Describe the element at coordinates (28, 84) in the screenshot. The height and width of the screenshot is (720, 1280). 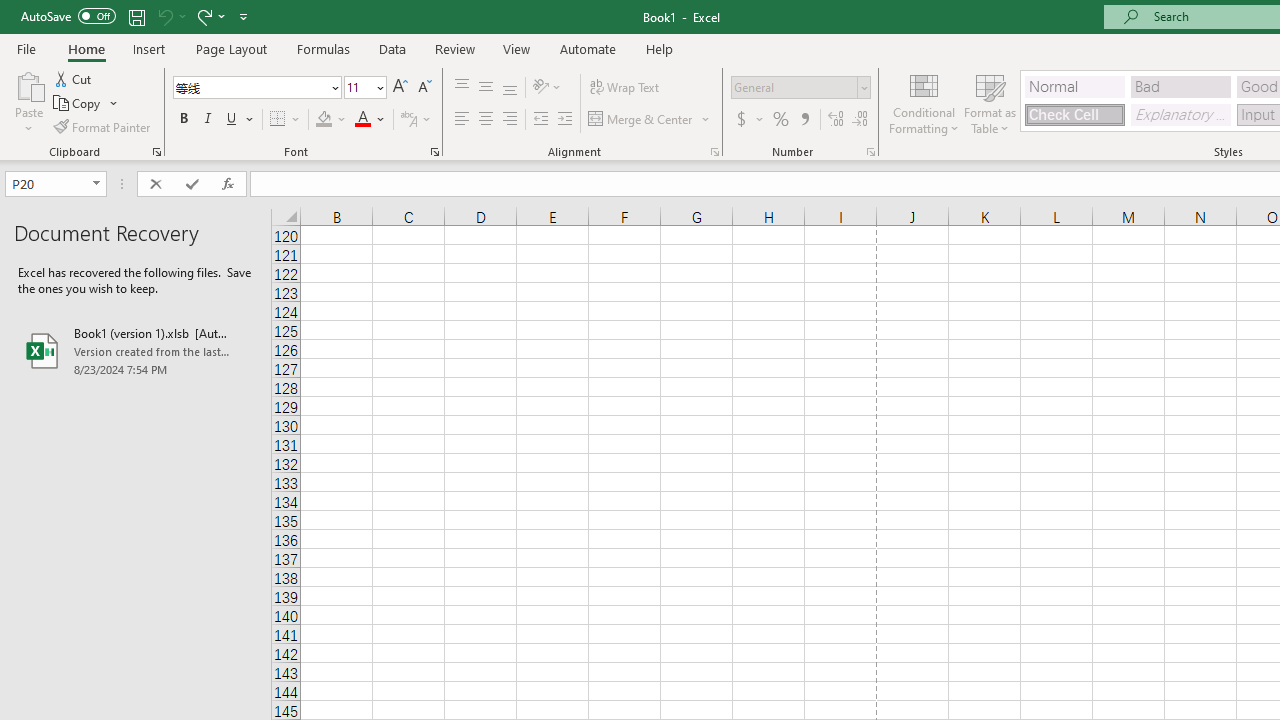
I see `'Paste'` at that location.